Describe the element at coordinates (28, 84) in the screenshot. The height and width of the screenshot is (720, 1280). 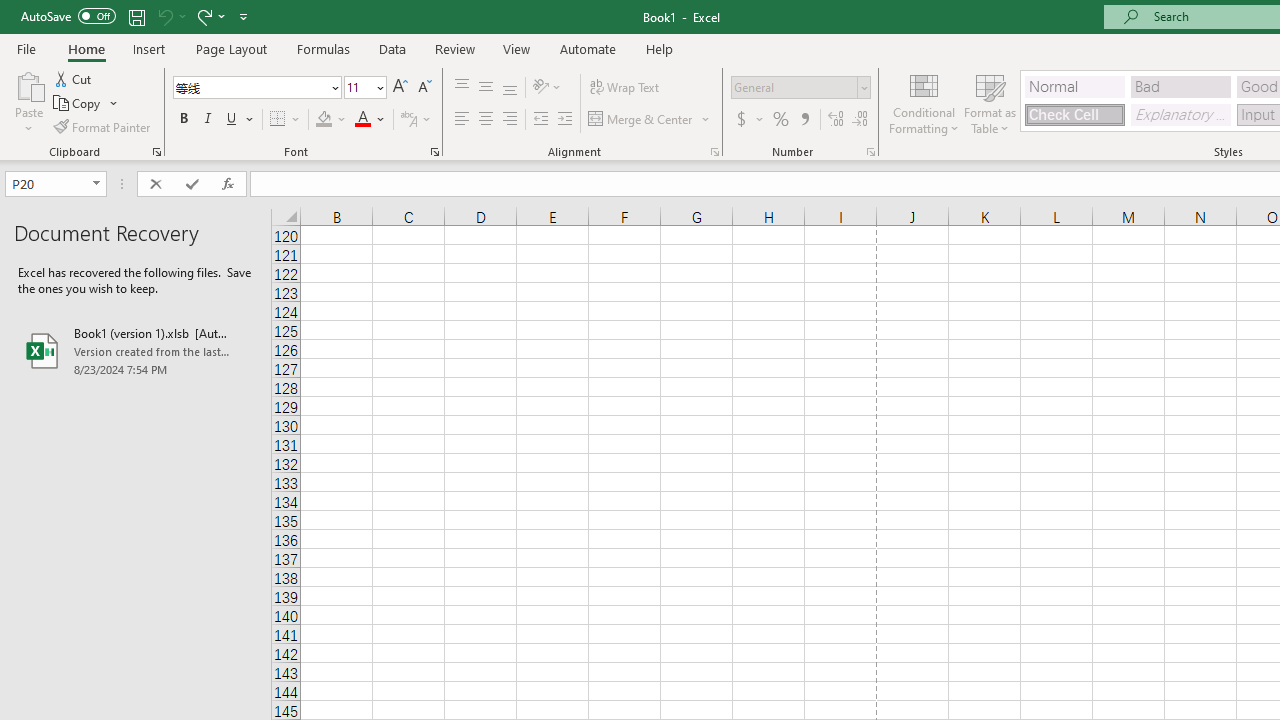
I see `'Paste'` at that location.